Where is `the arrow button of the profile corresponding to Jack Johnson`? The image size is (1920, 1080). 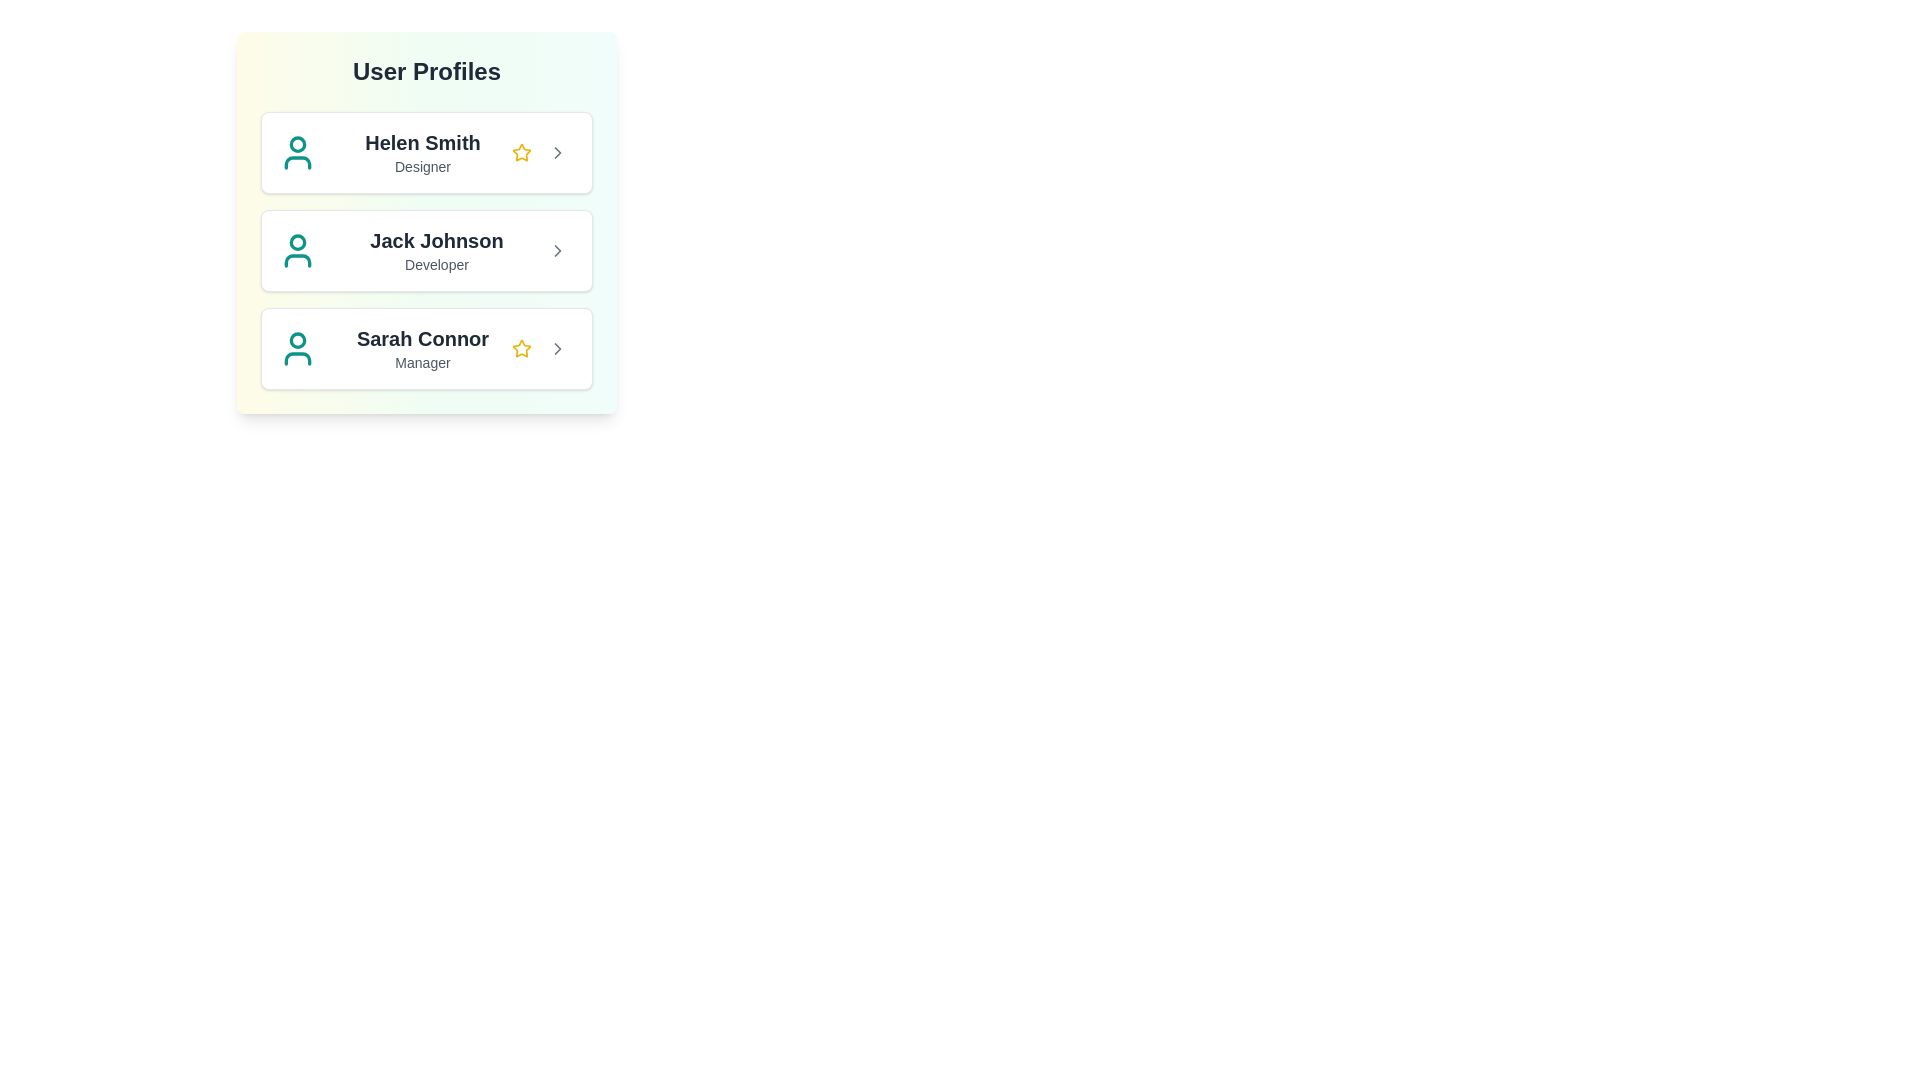 the arrow button of the profile corresponding to Jack Johnson is located at coordinates (557, 249).